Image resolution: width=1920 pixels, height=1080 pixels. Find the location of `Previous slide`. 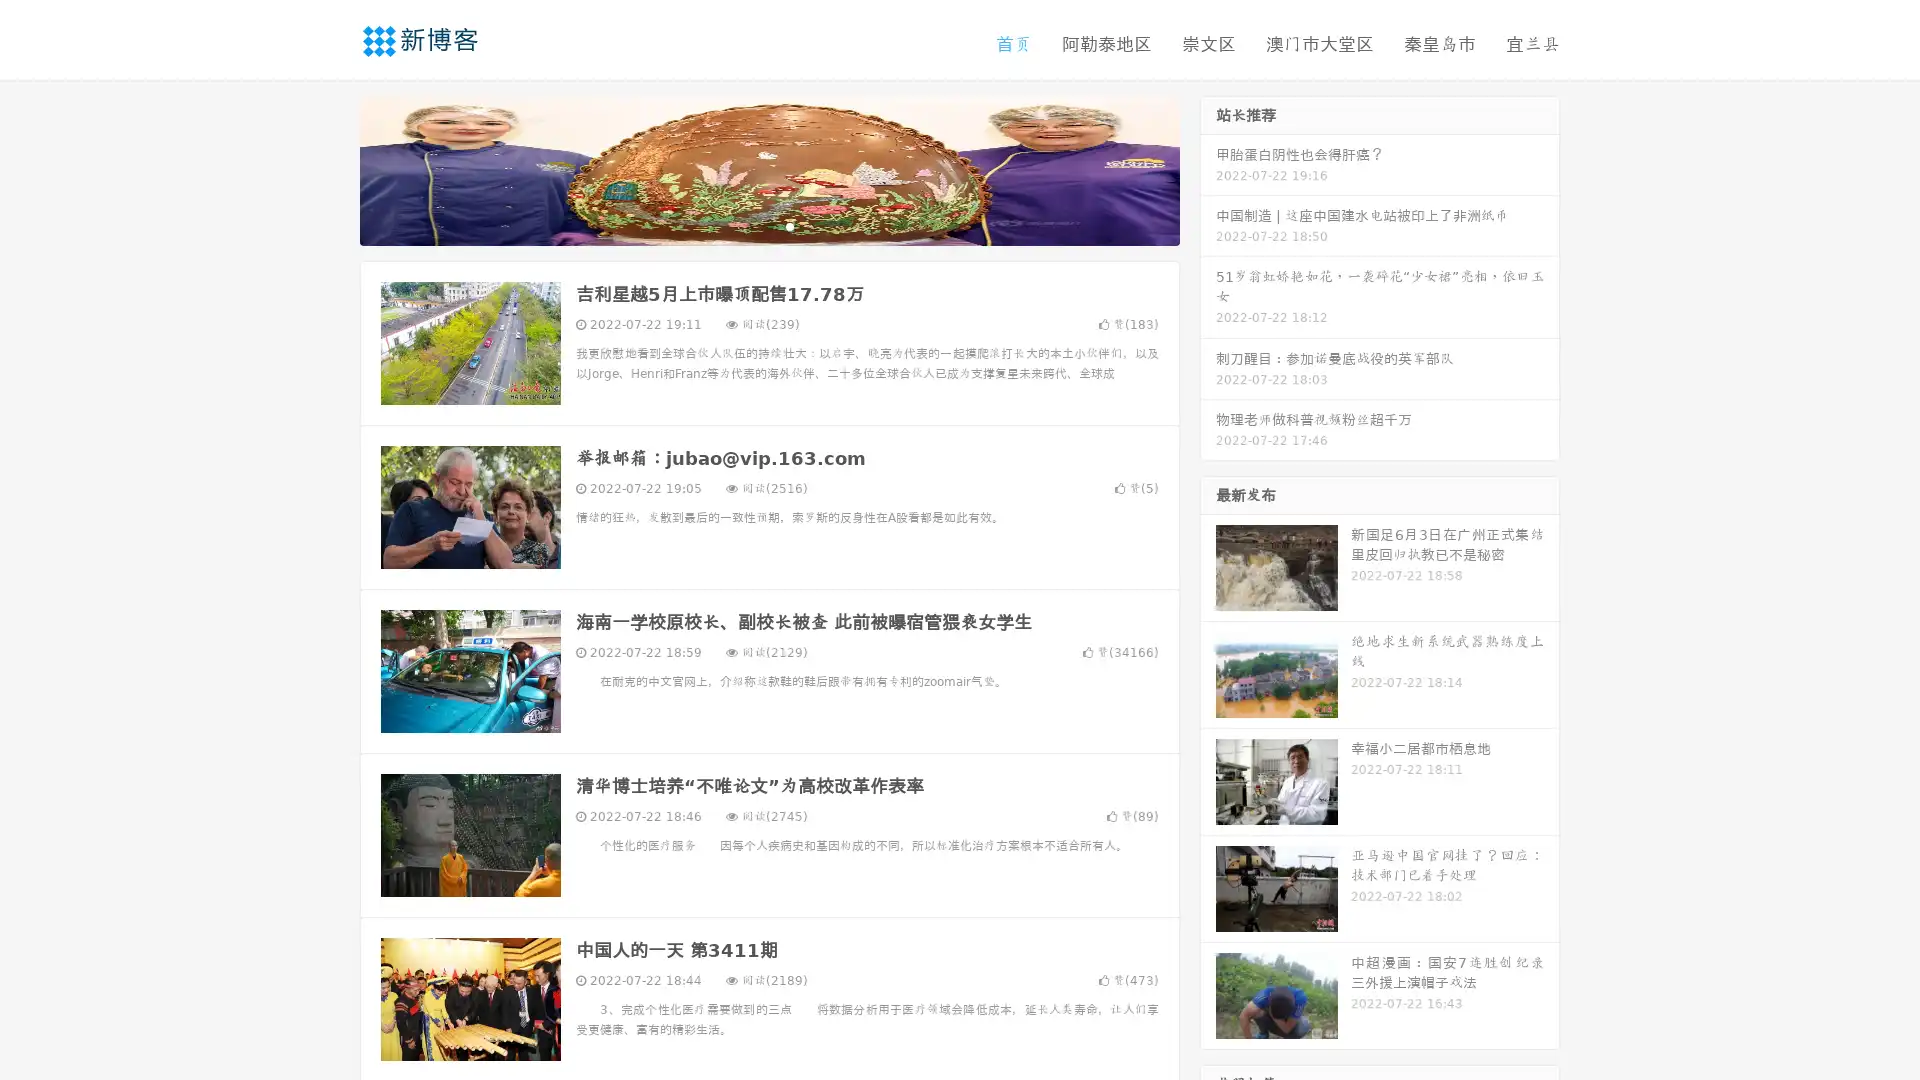

Previous slide is located at coordinates (330, 168).